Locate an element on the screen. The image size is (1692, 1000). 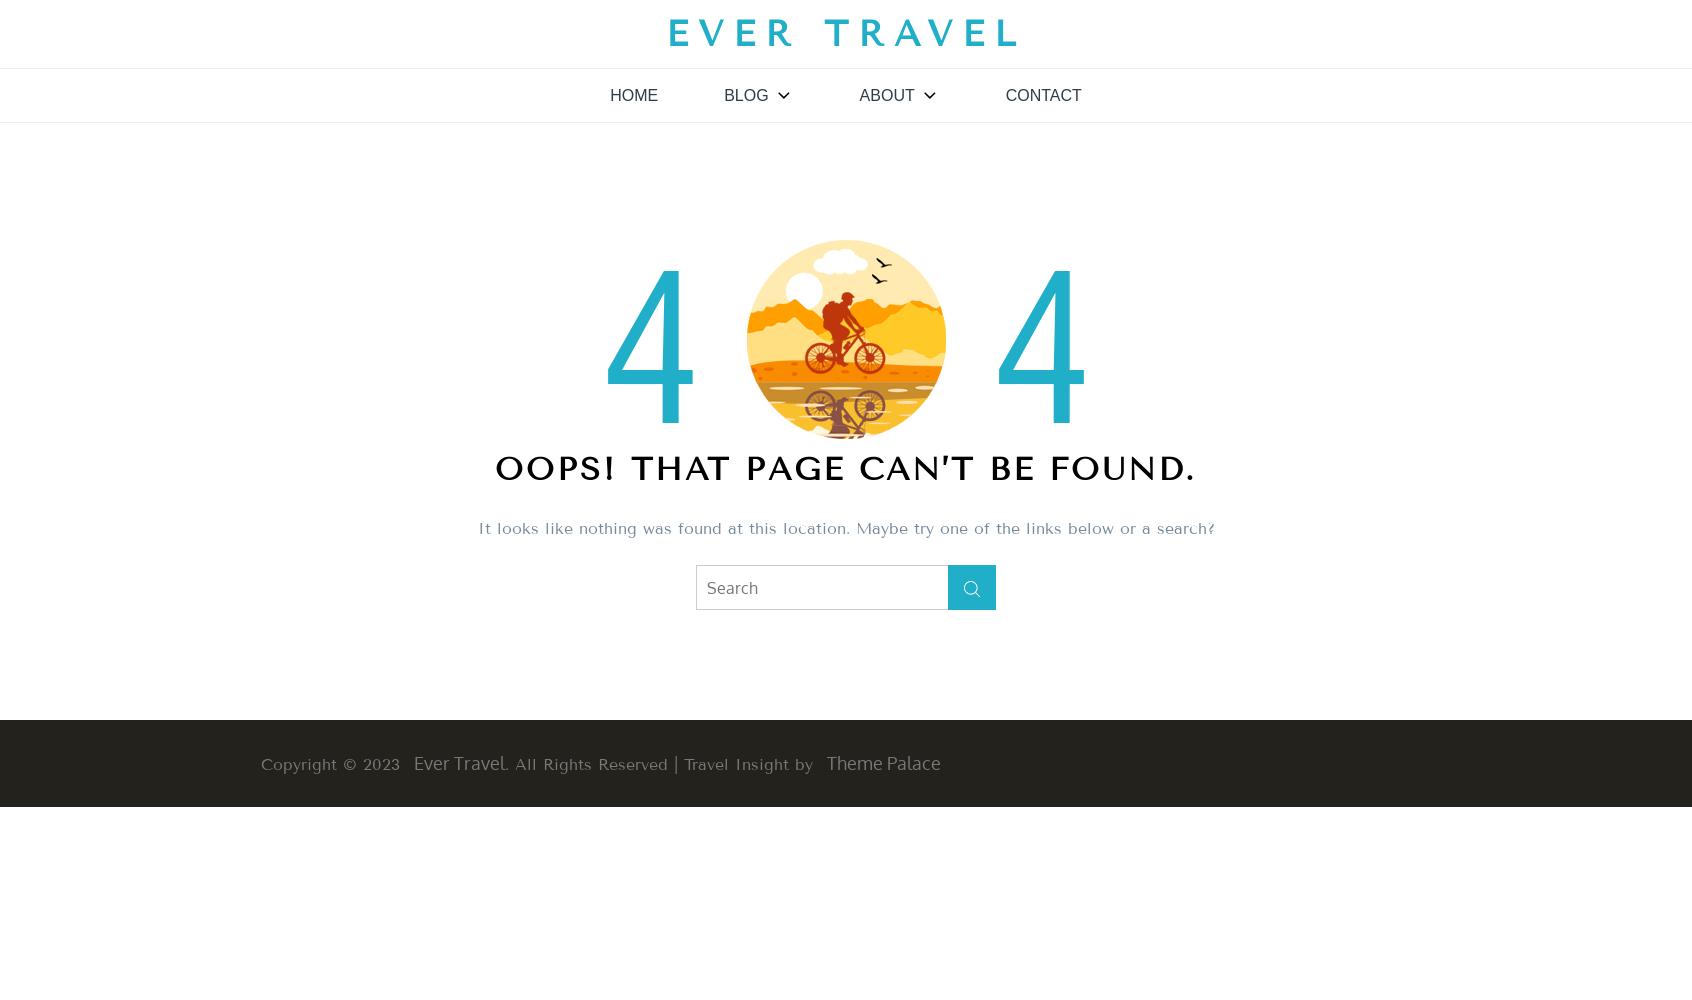
'Blog' is located at coordinates (723, 94).